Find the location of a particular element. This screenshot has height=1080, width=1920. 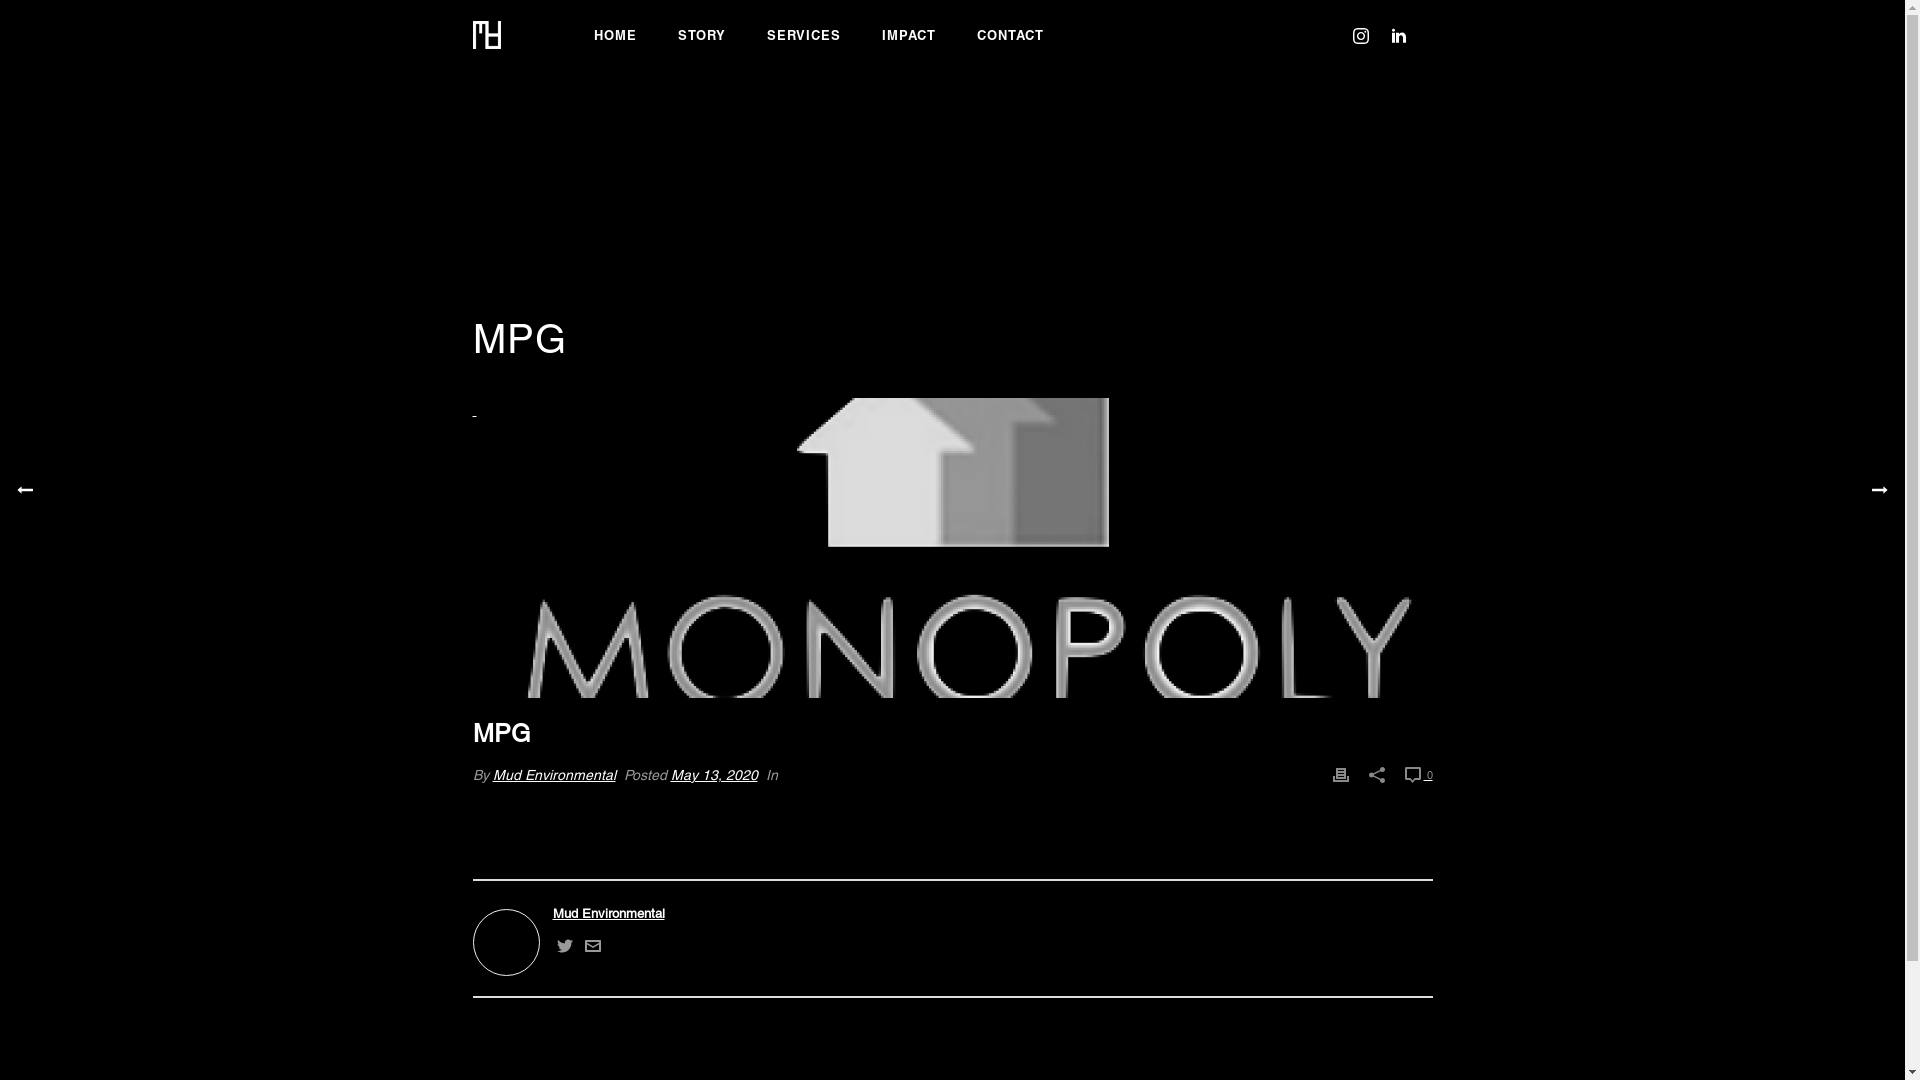

'STORY' is located at coordinates (701, 34).